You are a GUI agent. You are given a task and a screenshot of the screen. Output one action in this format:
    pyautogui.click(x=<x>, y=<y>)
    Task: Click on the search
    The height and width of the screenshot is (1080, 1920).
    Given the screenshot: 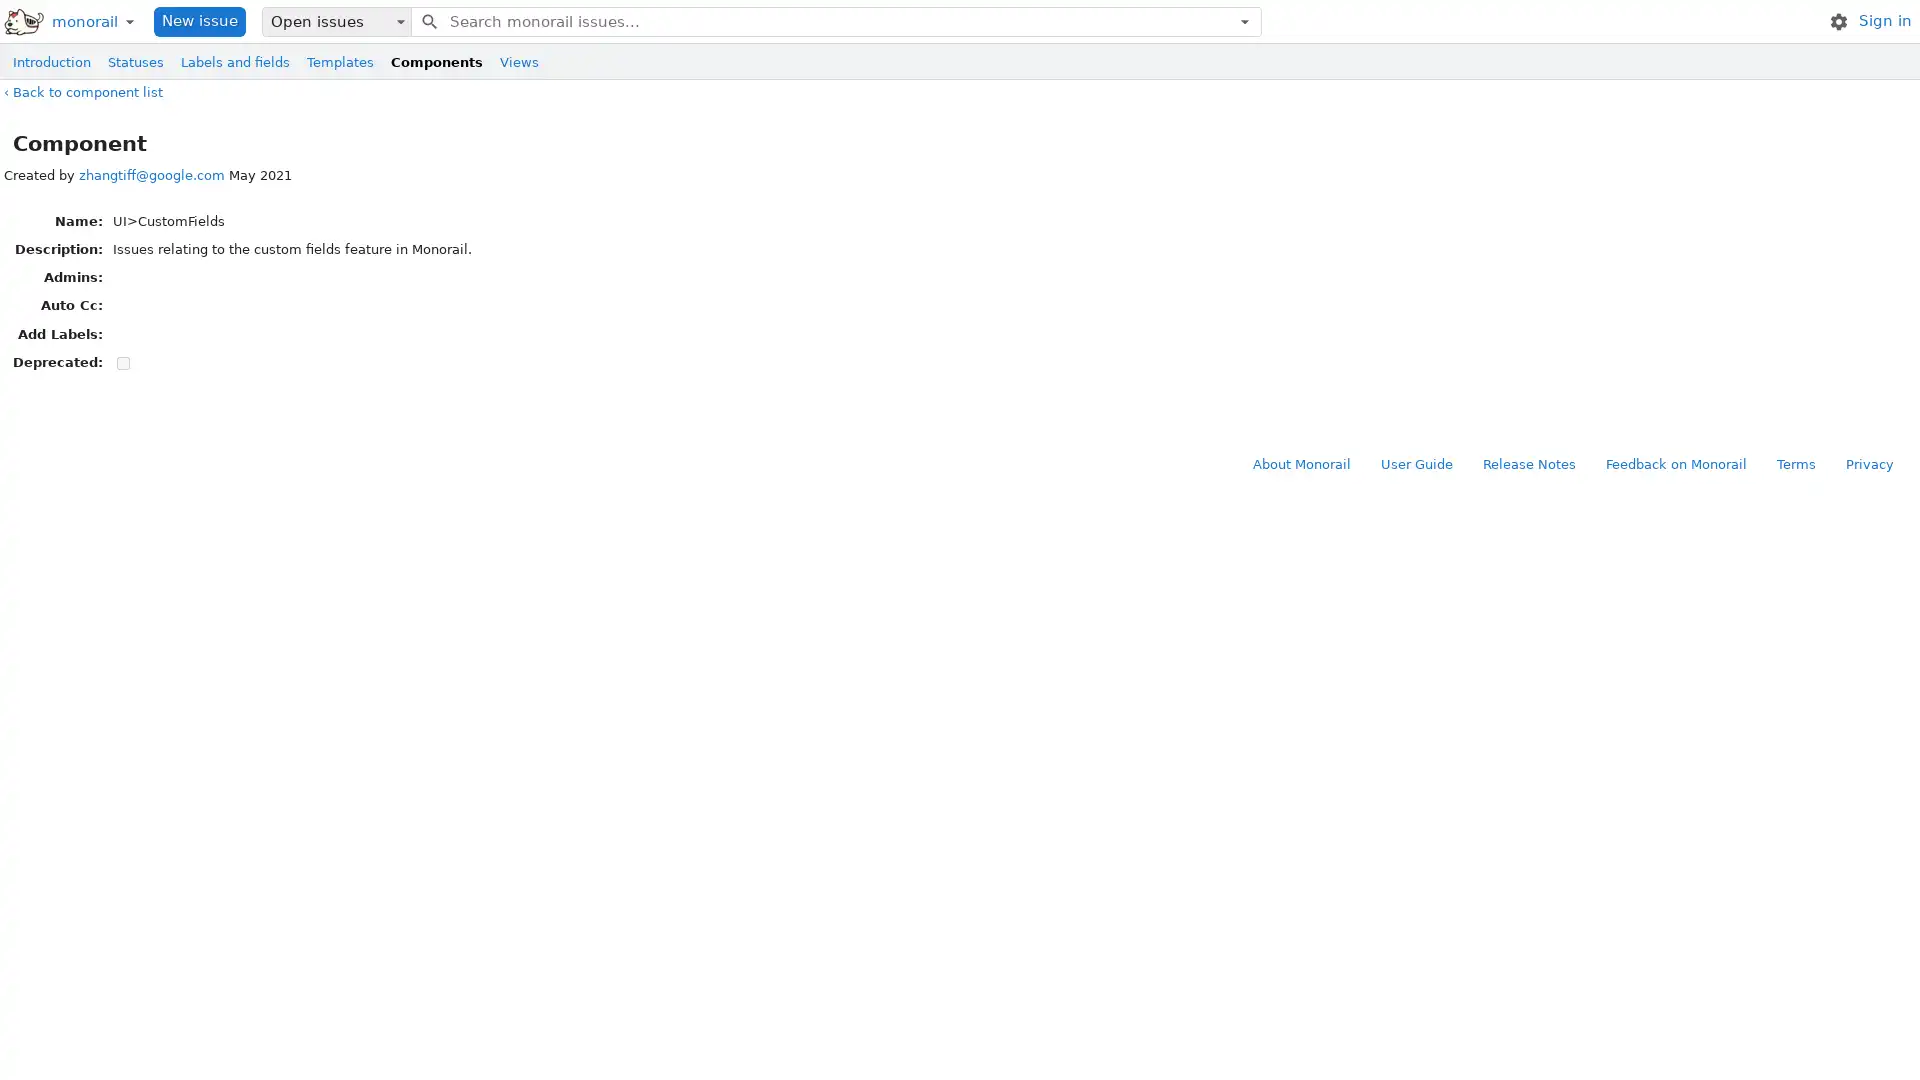 What is the action you would take?
    pyautogui.click(x=427, y=20)
    